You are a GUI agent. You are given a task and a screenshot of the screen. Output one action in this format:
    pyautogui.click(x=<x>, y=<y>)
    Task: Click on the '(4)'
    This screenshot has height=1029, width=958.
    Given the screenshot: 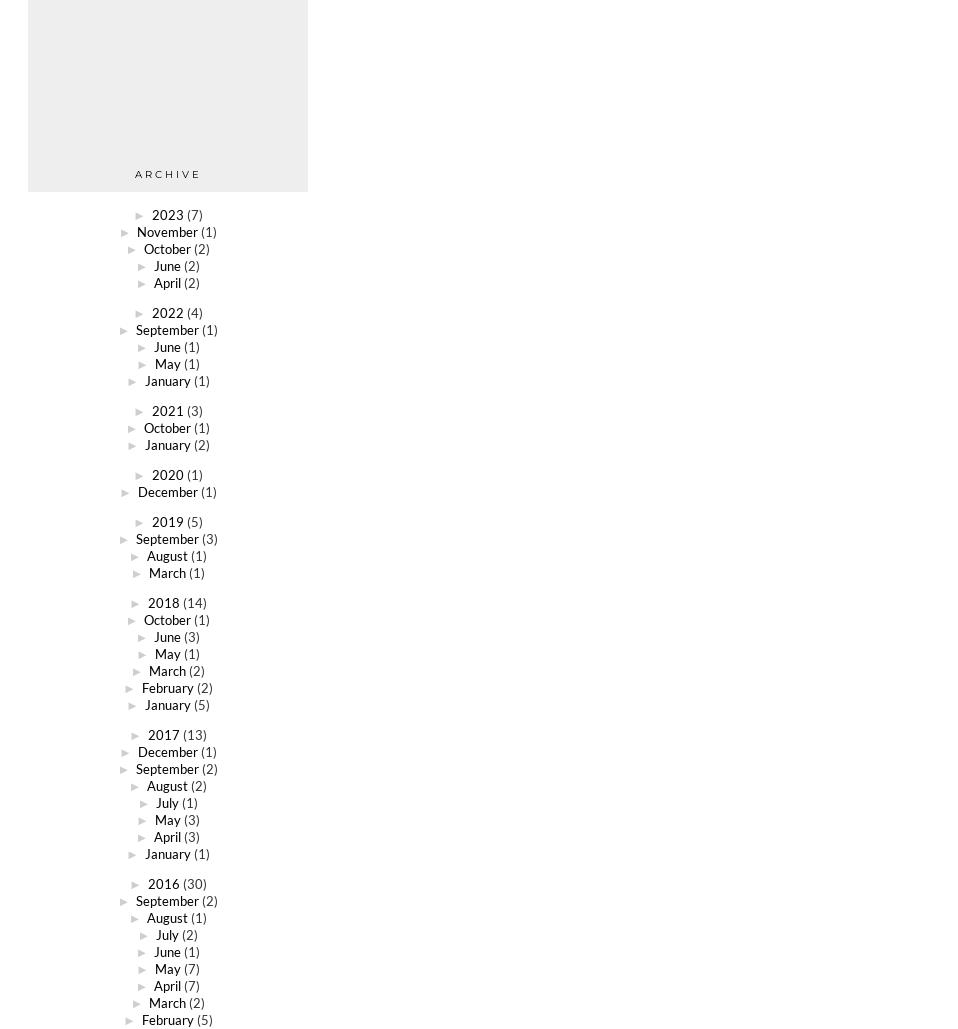 What is the action you would take?
    pyautogui.click(x=192, y=313)
    